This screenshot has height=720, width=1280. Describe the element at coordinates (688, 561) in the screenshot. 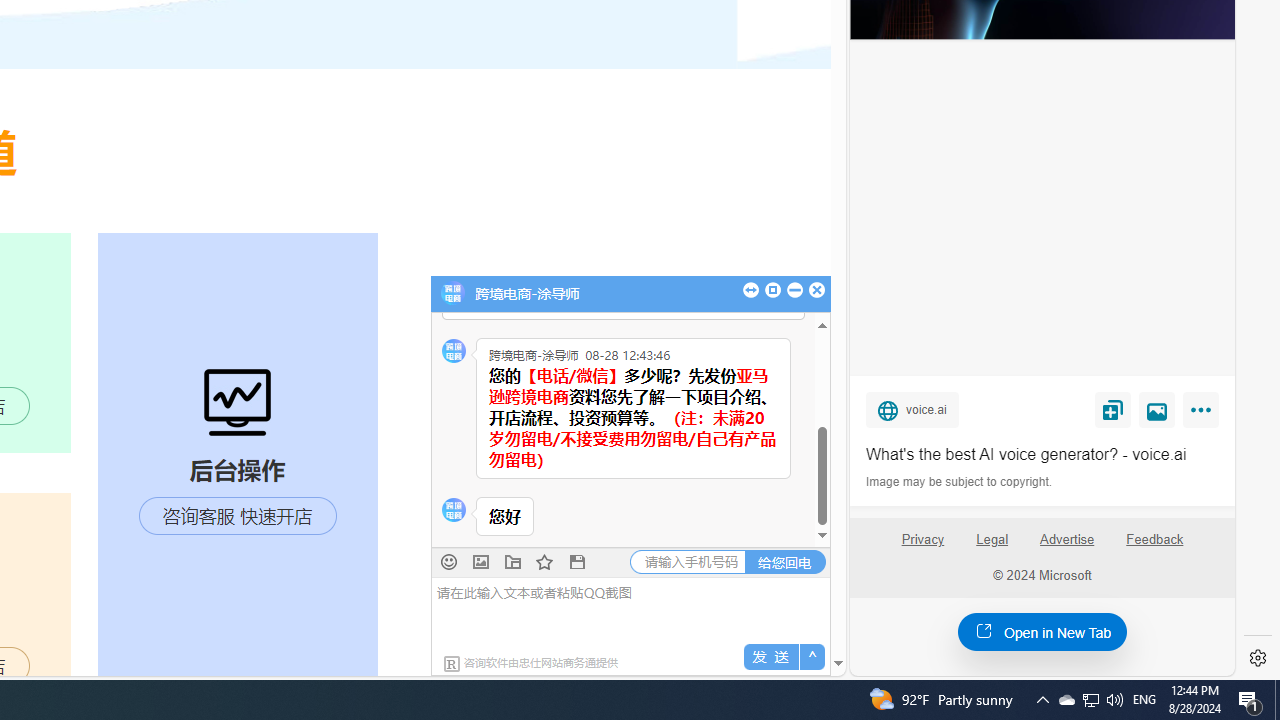

I see `'AutomationID: tel'` at that location.